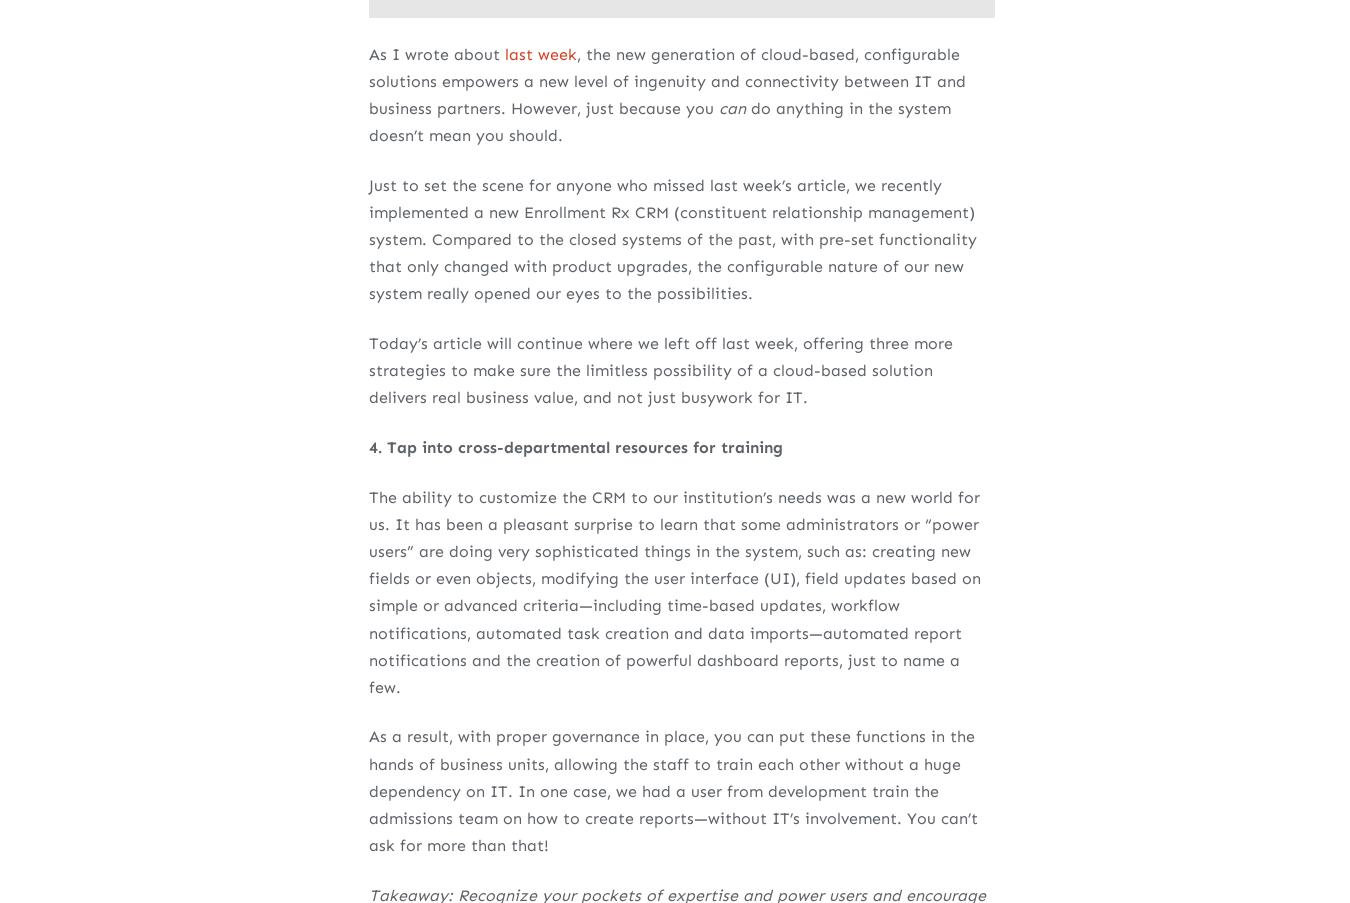 The width and height of the screenshot is (1350, 903). Describe the element at coordinates (672, 239) in the screenshot. I see `'Just to set the scene for anyone who missed last week’s article, we recently implemented a new Enrollment Rx CRM (constituent relationship management) system. Compared to the closed systems of the past, with pre-set functionality that only changed with product upgrades, the configurable nature of our new system really opened our eyes to the possibilities.'` at that location.